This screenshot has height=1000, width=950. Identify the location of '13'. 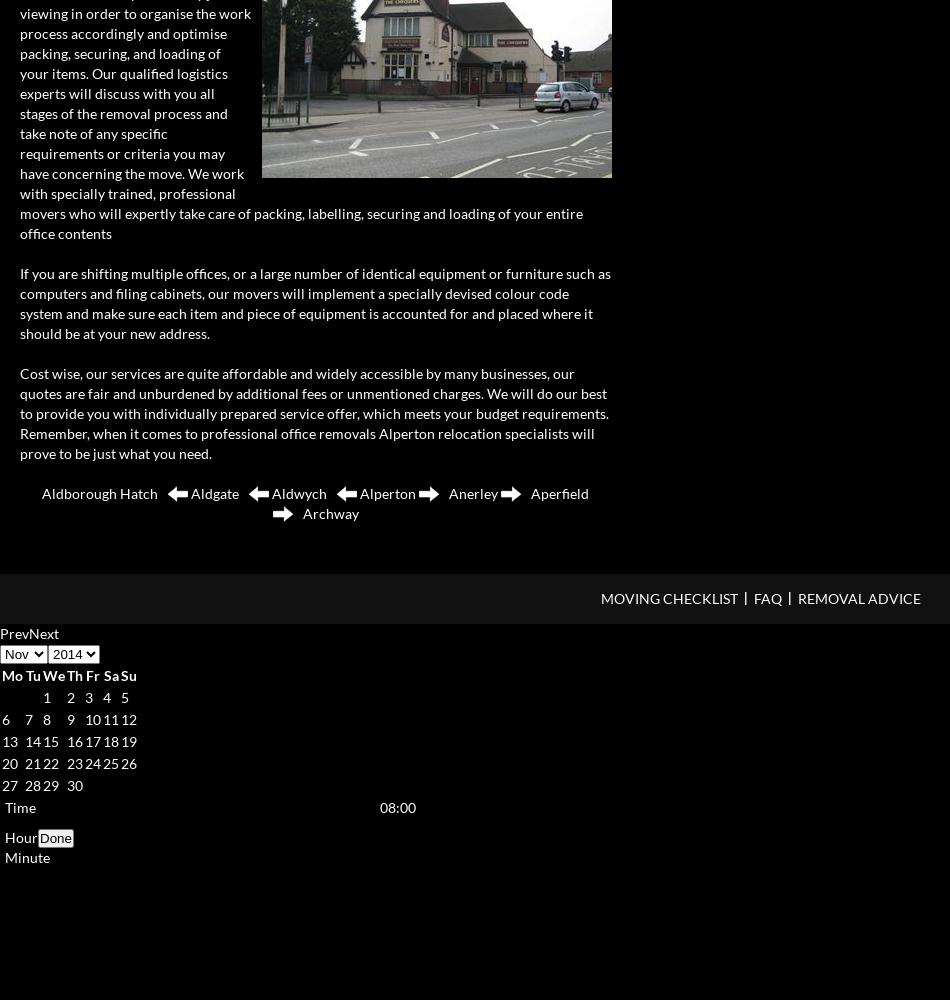
(9, 739).